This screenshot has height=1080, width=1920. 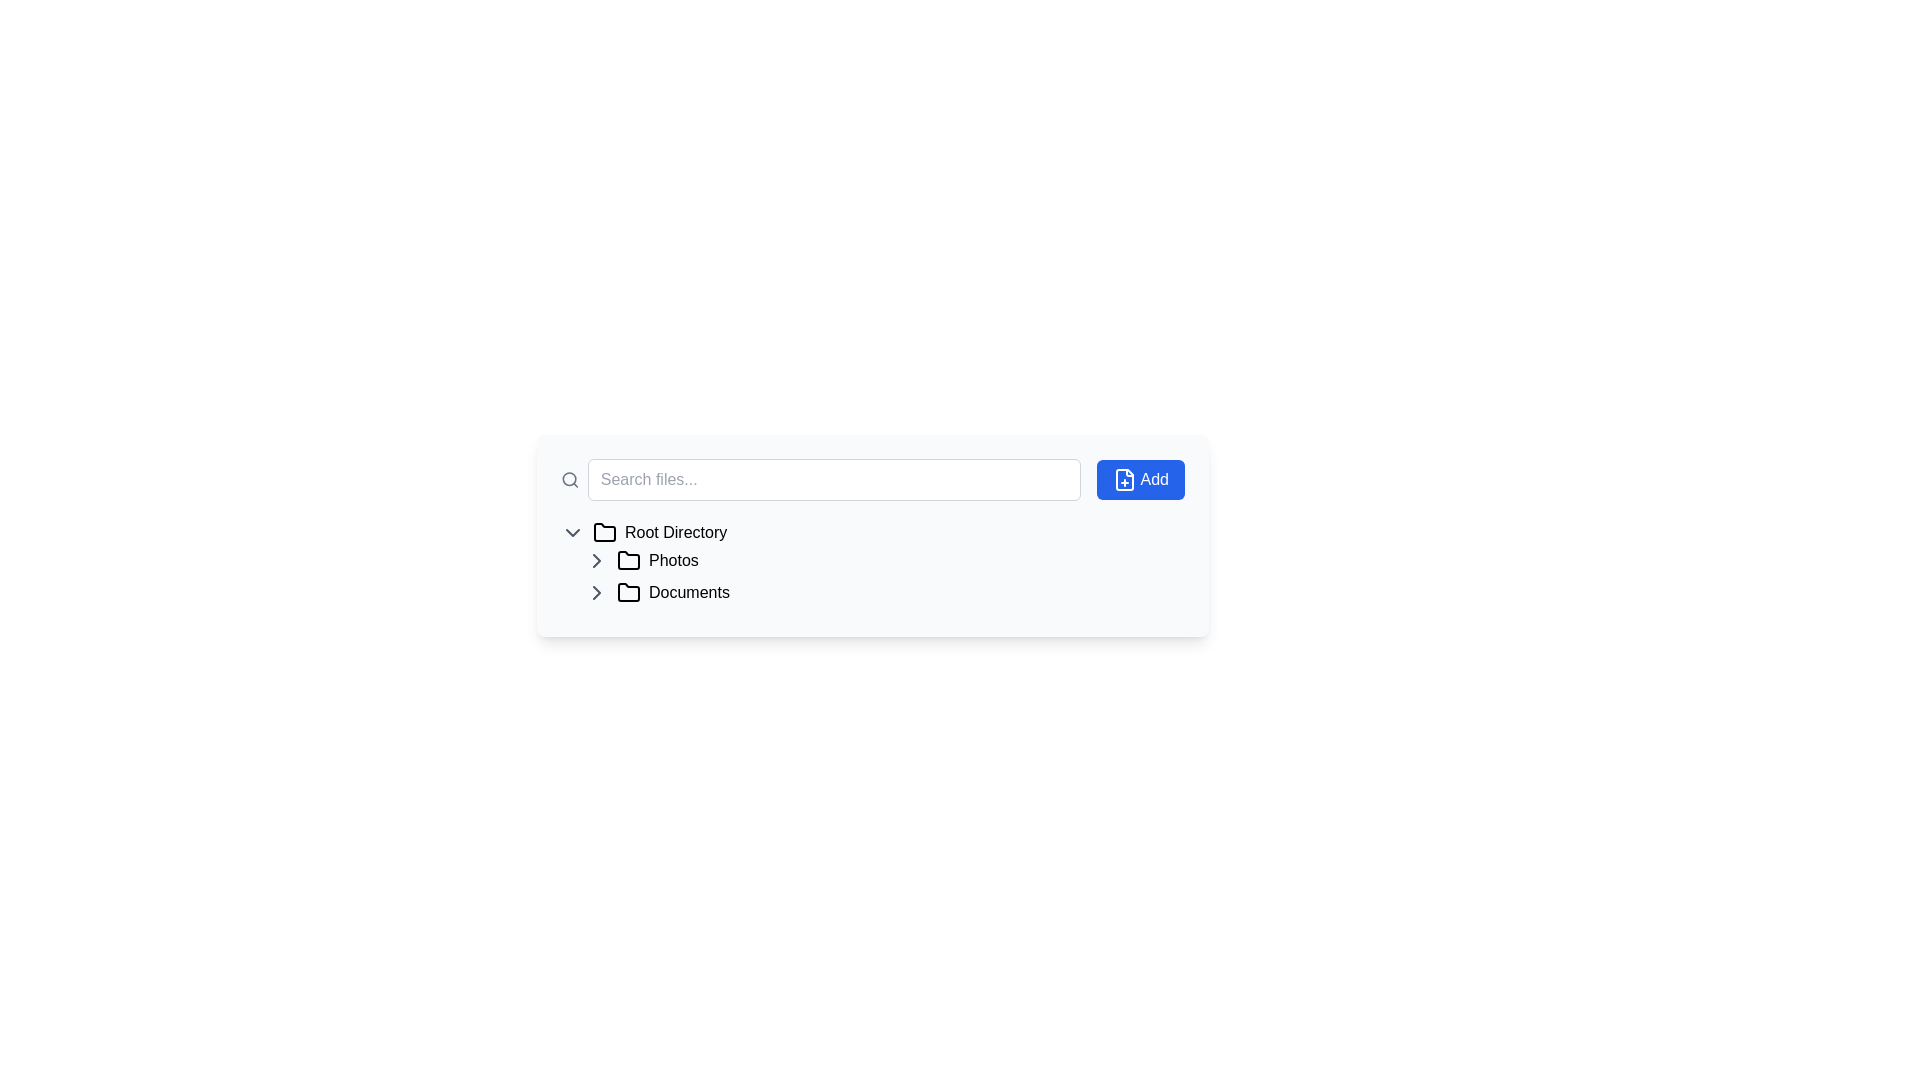 I want to click on the 'Documents' folder, so click(x=883, y=592).